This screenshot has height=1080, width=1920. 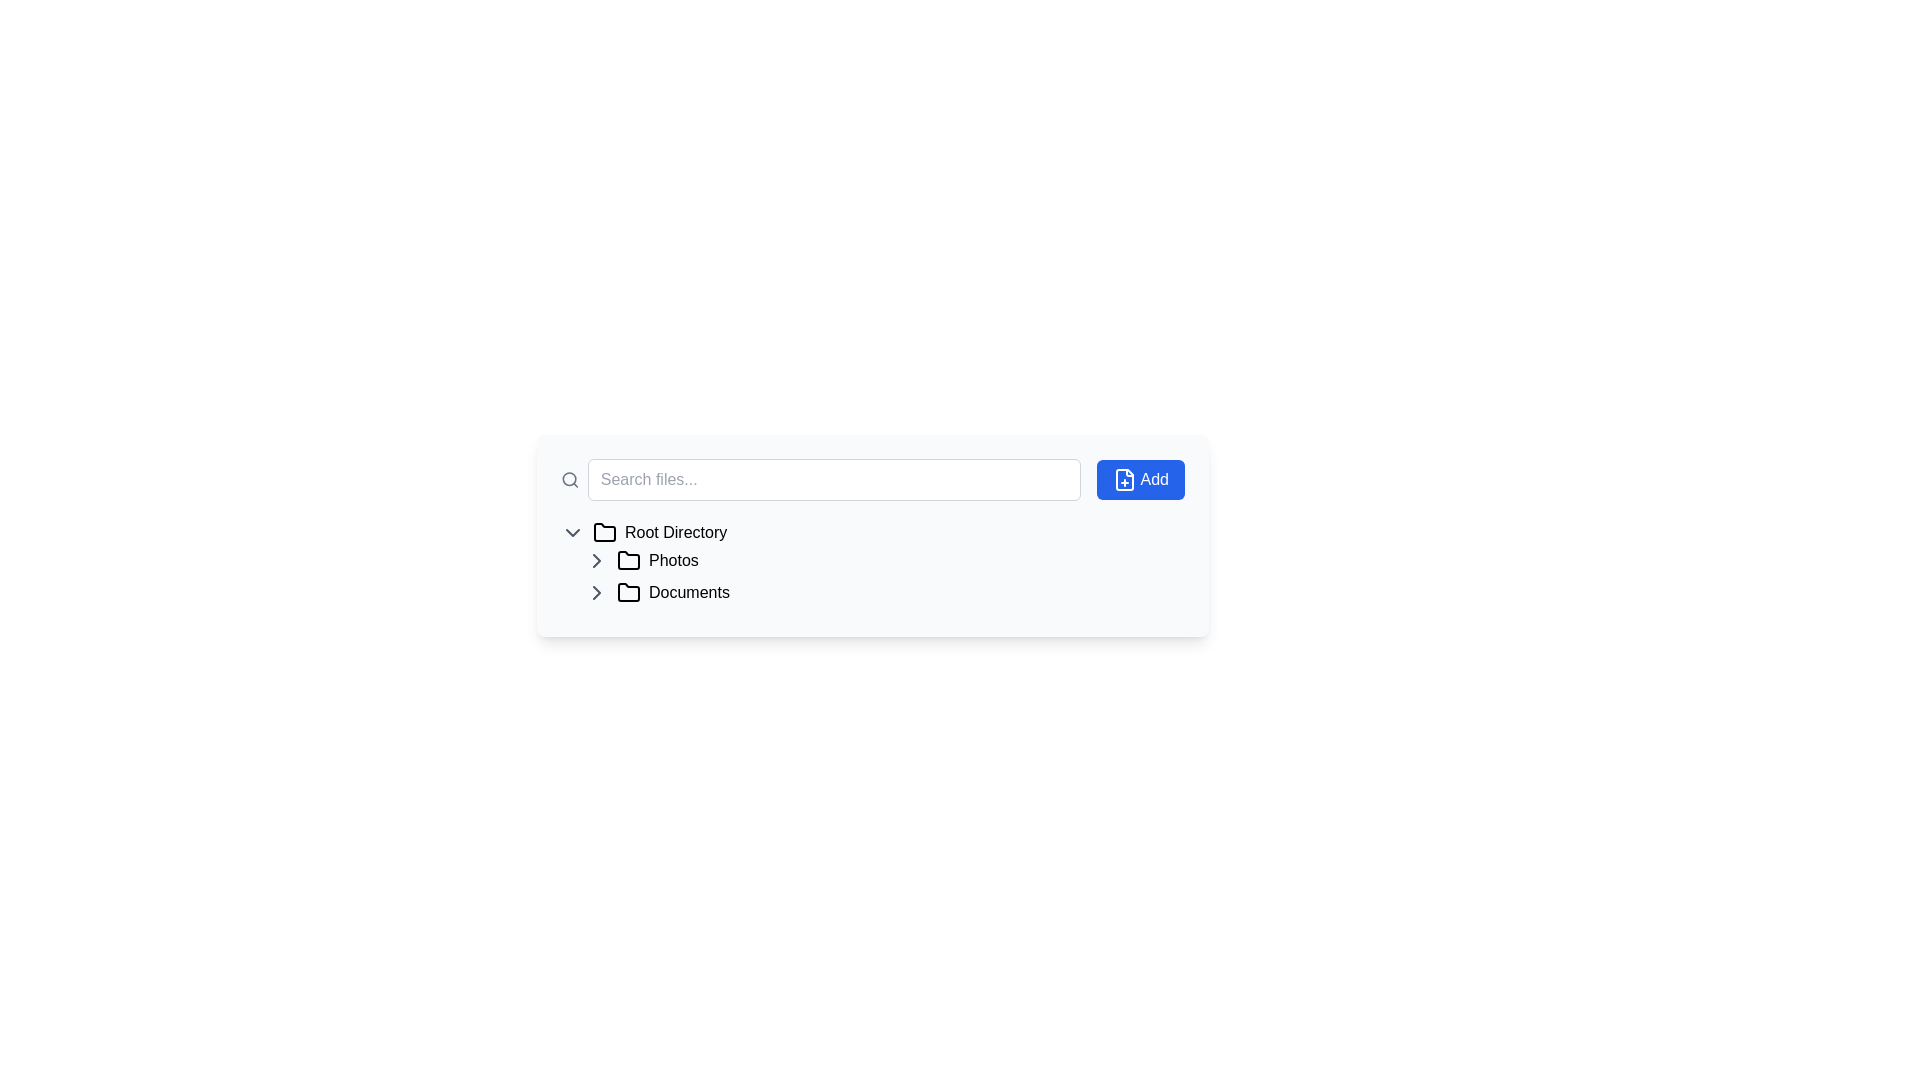 I want to click on the 'Documents' folder, so click(x=883, y=592).